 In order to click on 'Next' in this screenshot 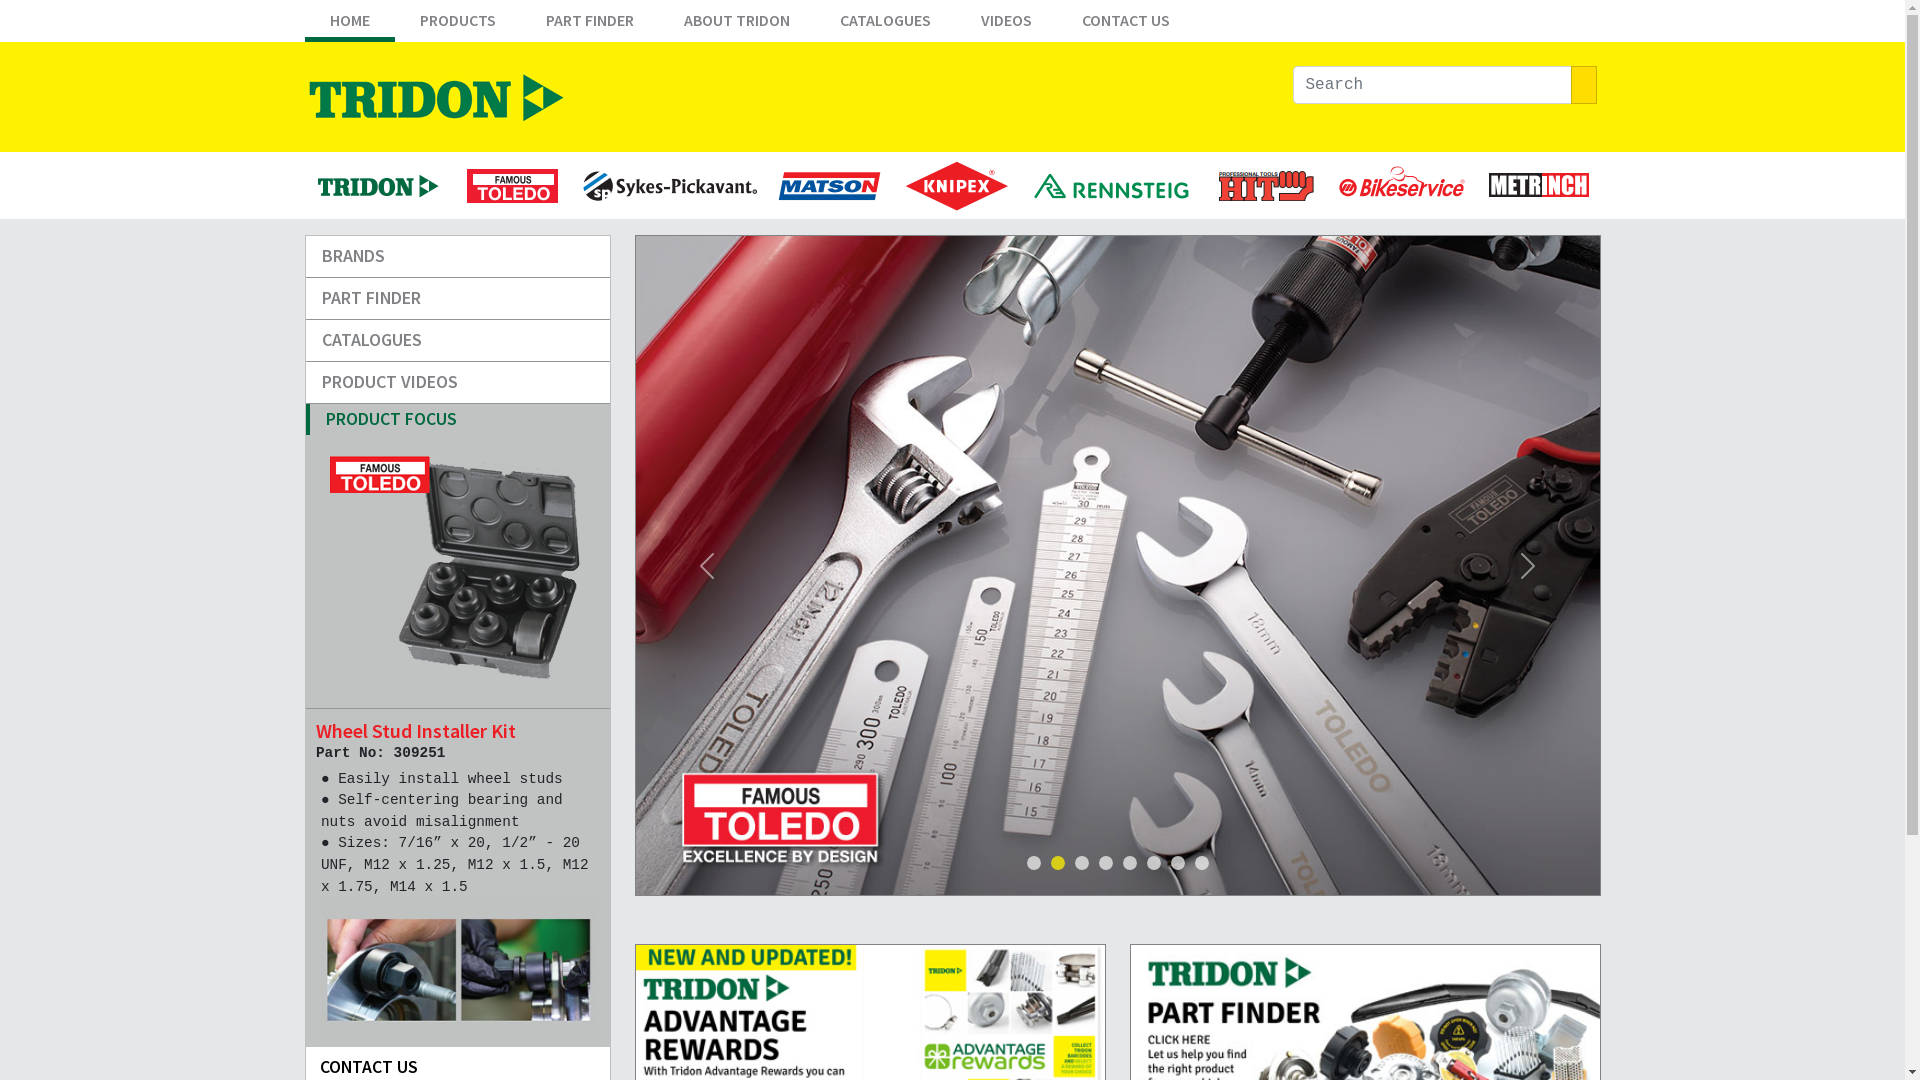, I will do `click(1527, 565)`.